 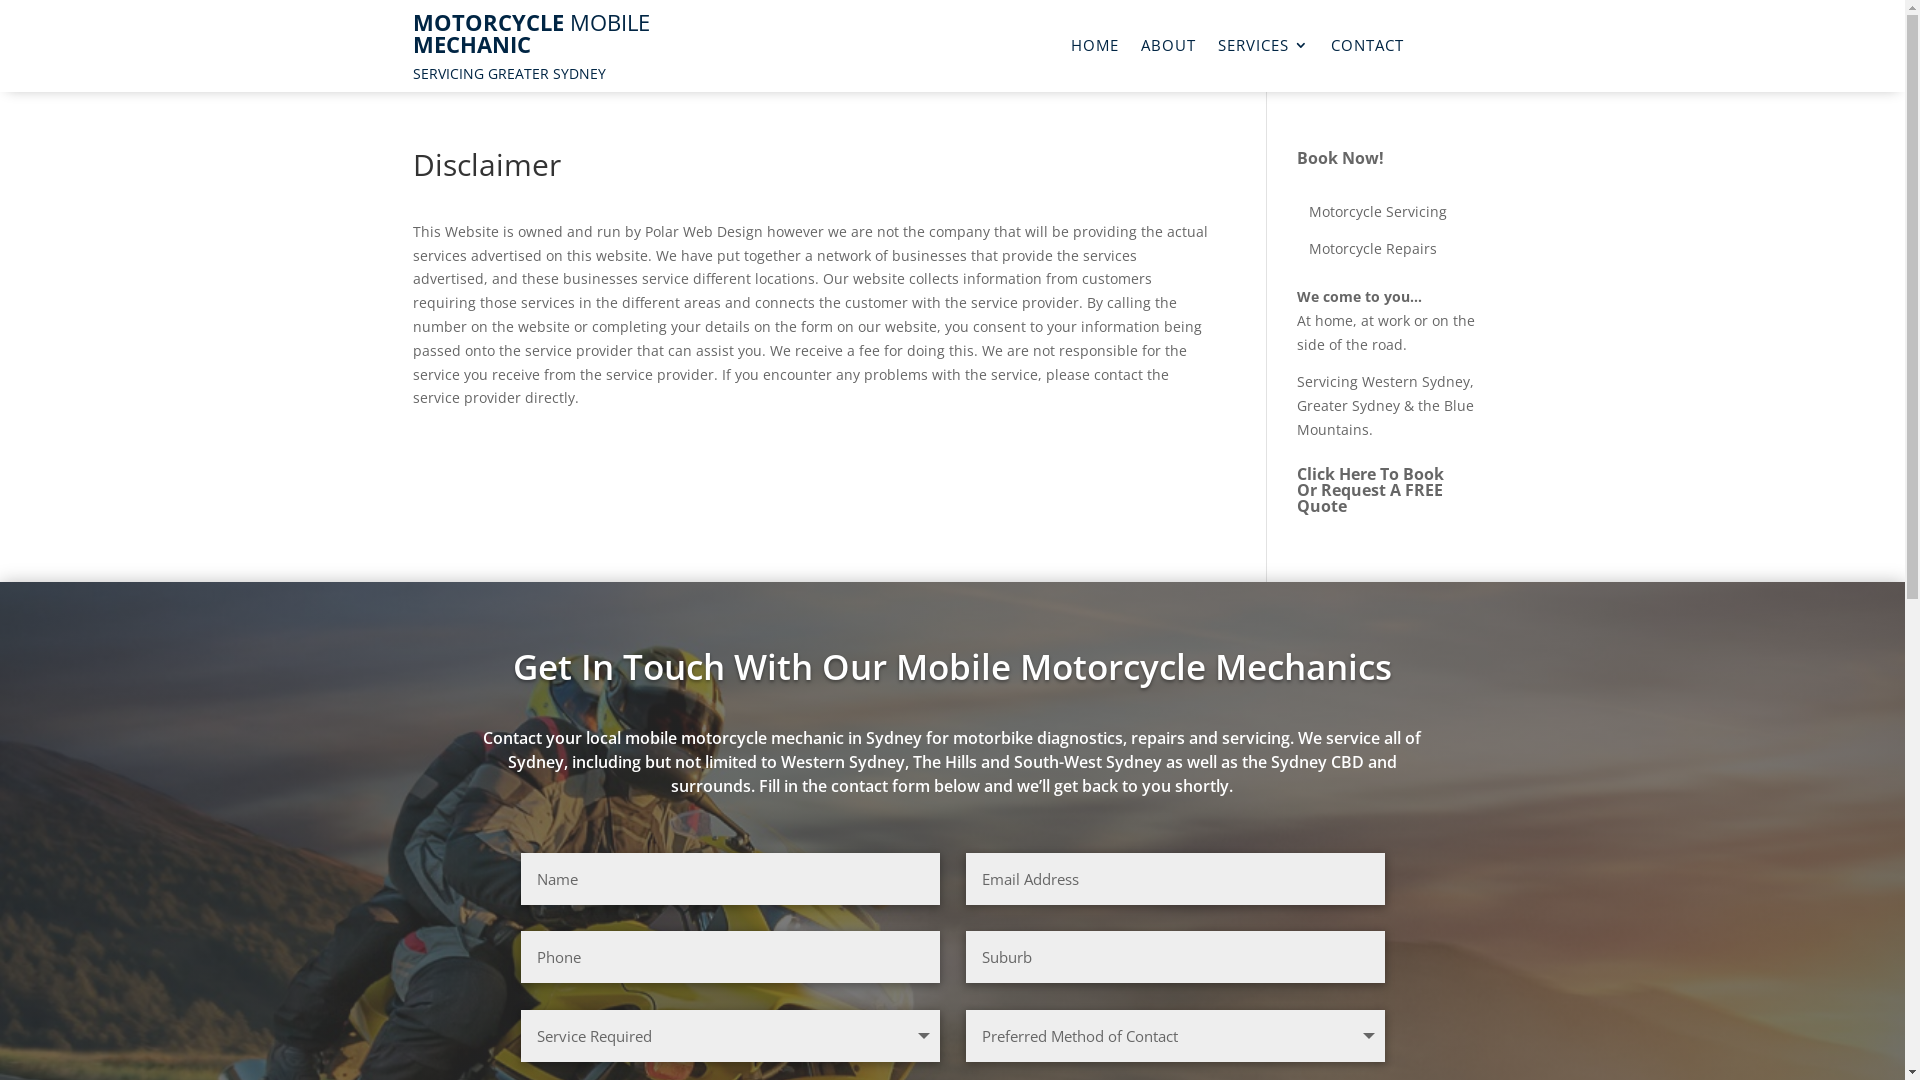 I want to click on 'ABOUT', so click(x=1168, y=48).